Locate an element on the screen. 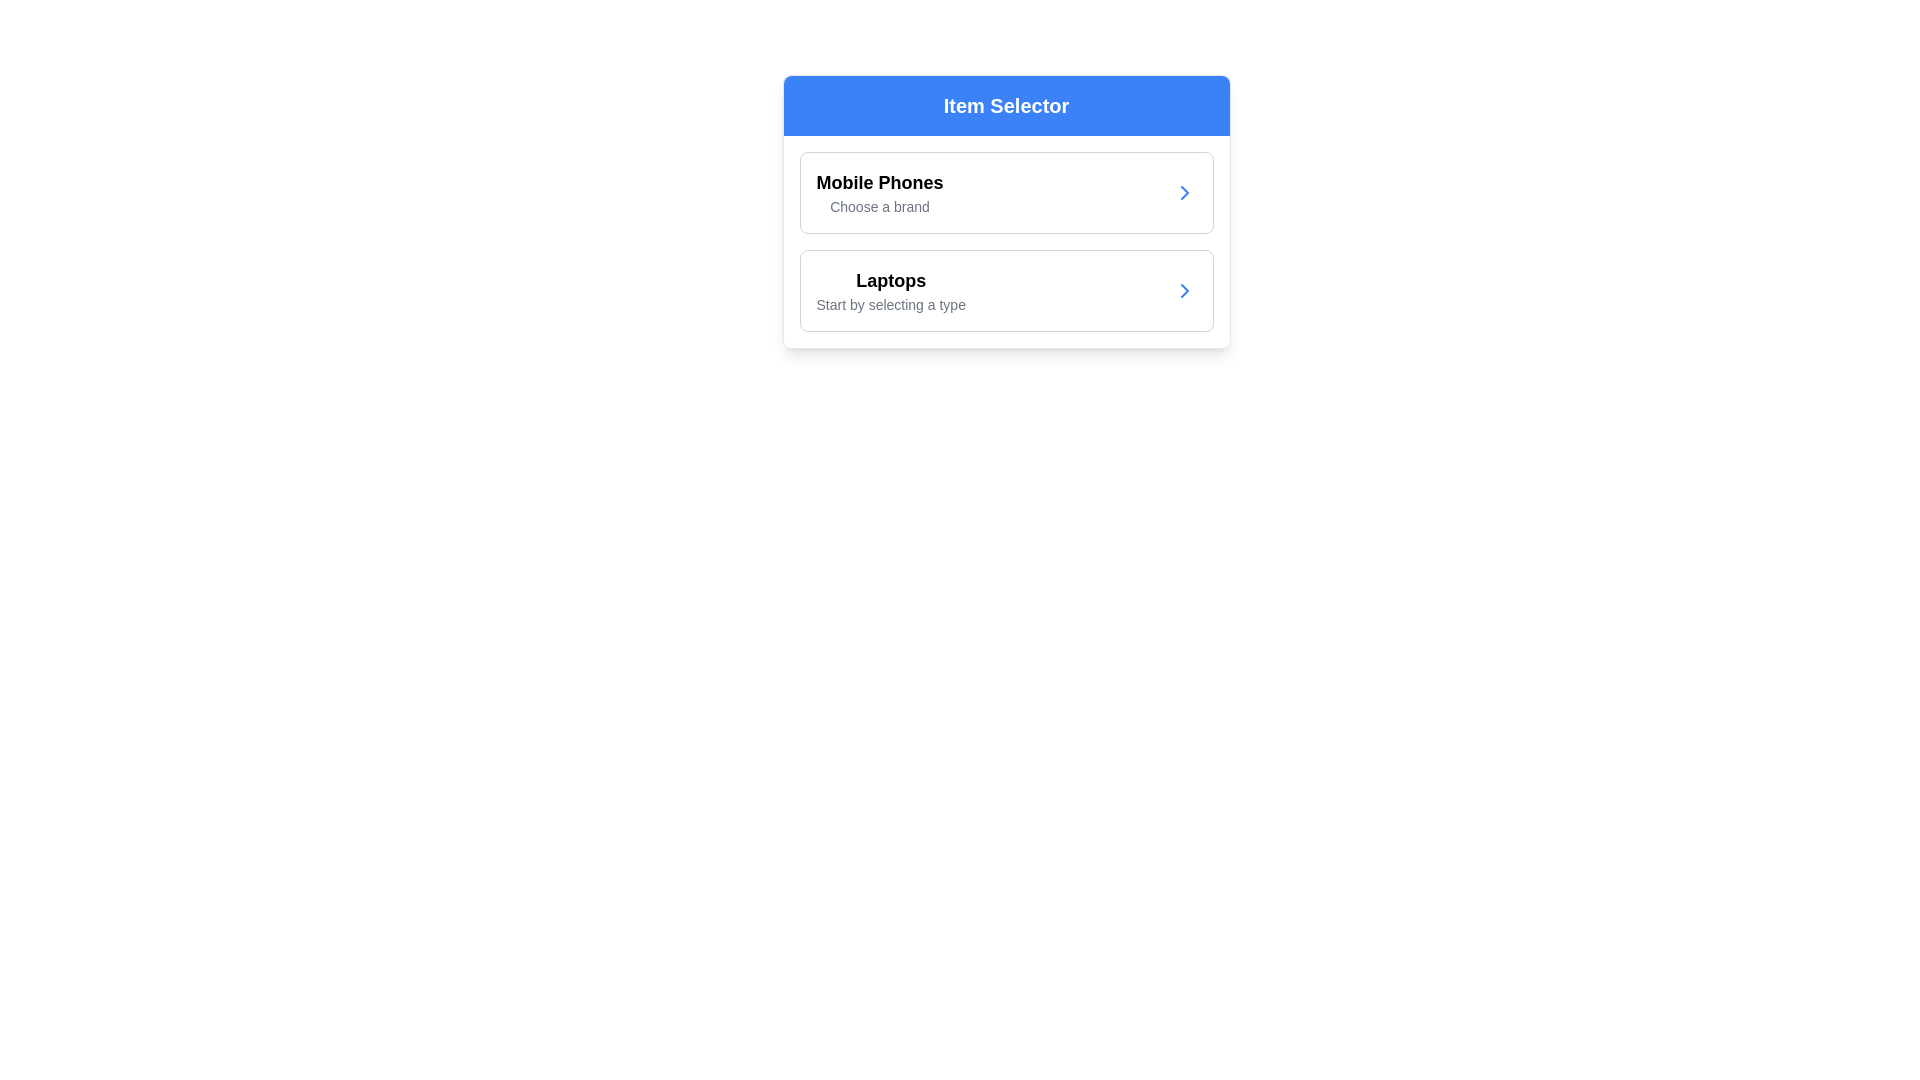  the Chevron-Right icon located at the right end of the 'Mobile Phones' row is located at coordinates (1184, 192).